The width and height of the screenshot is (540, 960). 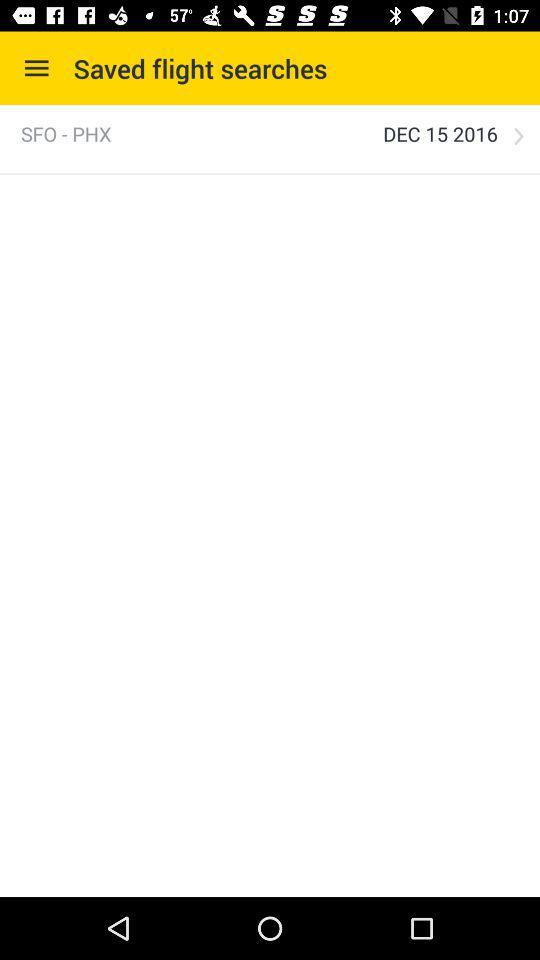 What do you see at coordinates (440, 133) in the screenshot?
I see `the dec 15 2016 icon` at bounding box center [440, 133].